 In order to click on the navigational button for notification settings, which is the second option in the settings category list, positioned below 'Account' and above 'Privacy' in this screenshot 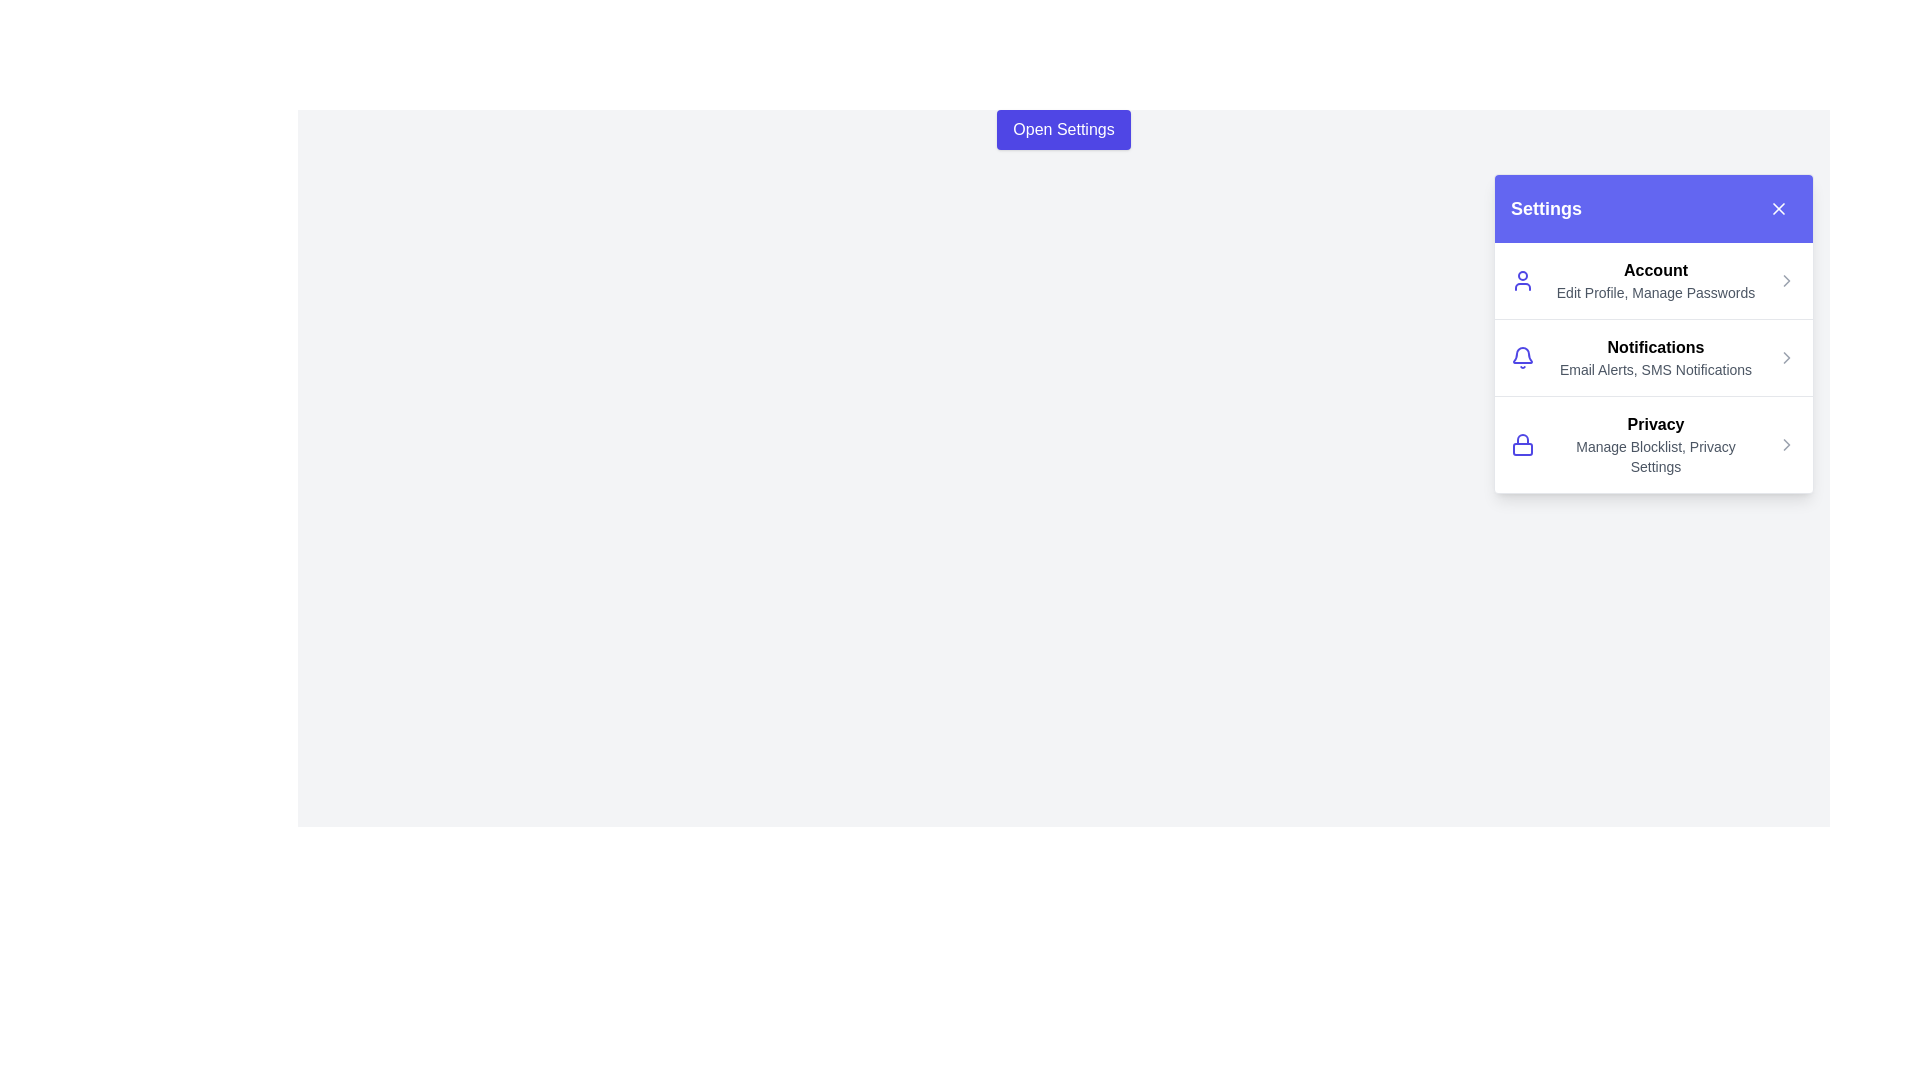, I will do `click(1654, 333)`.